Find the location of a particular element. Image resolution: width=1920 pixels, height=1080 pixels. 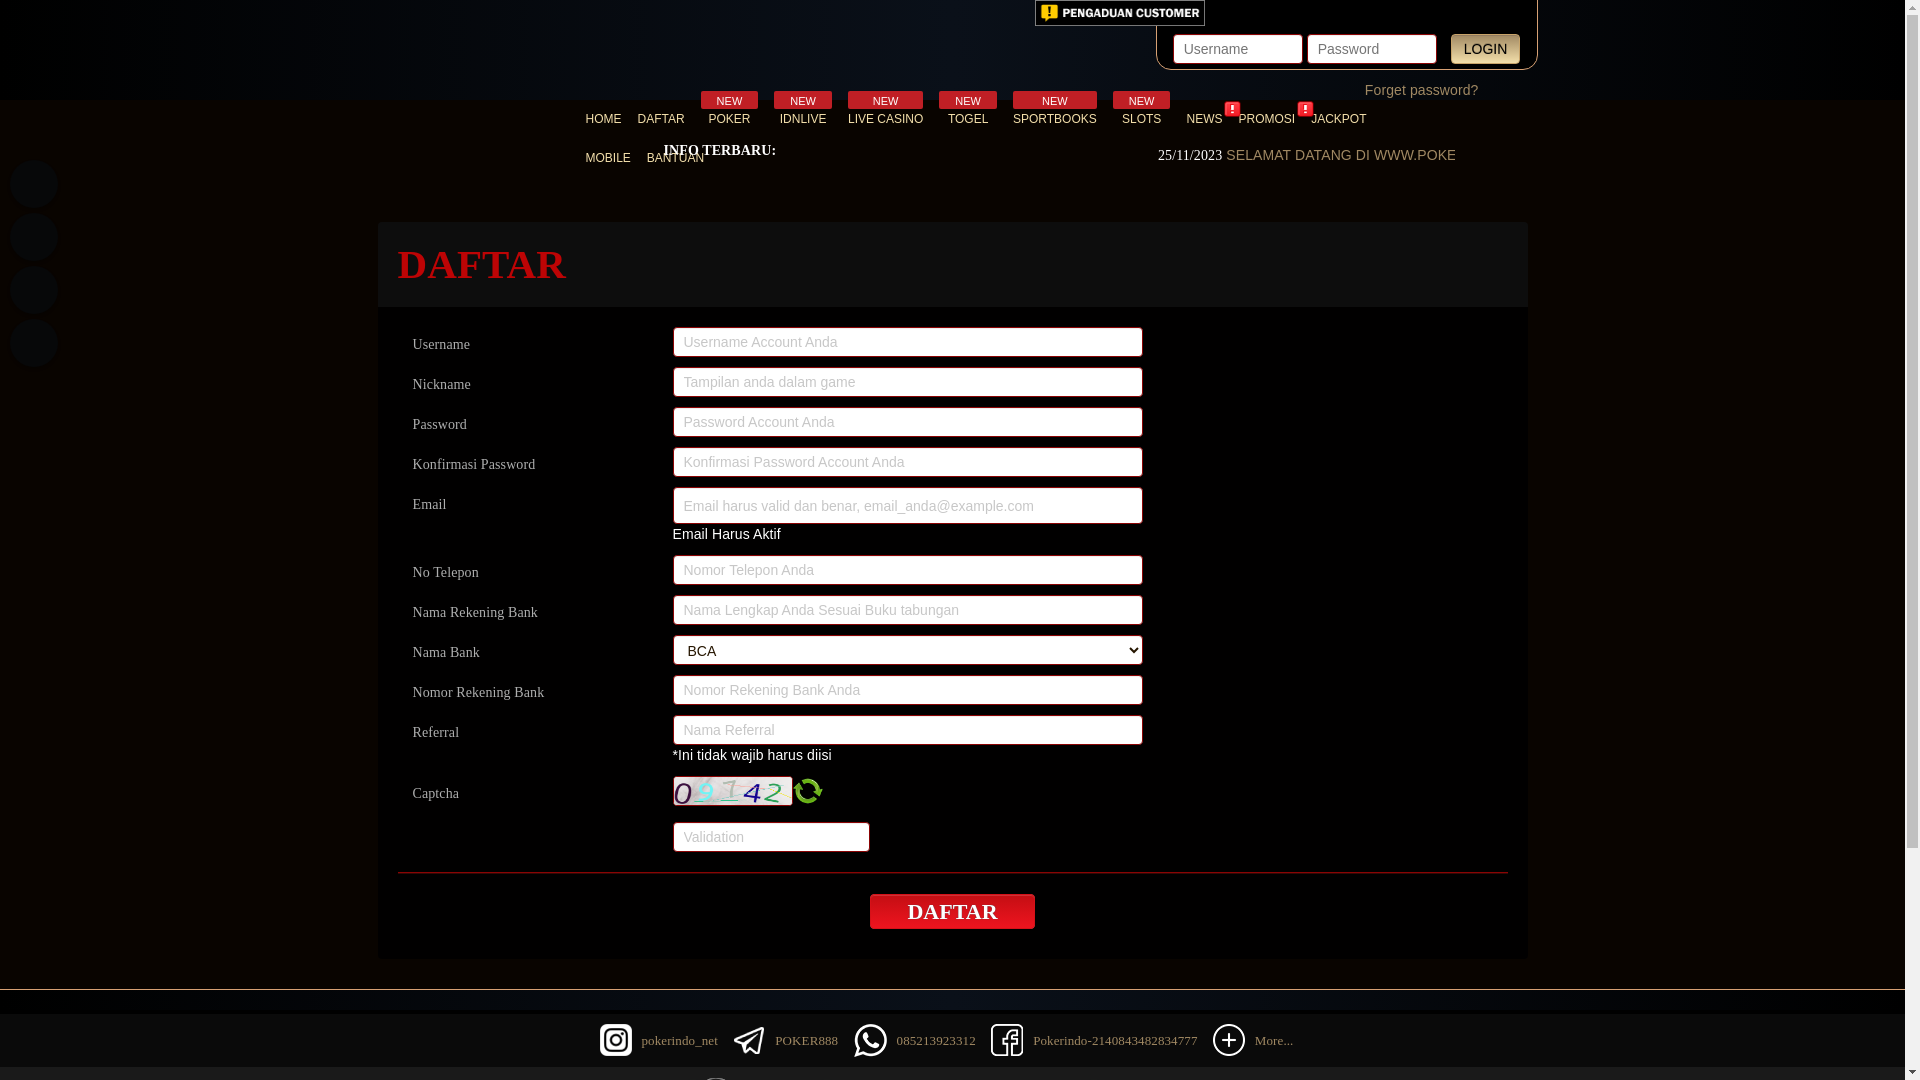

'Refresh Captcha' is located at coordinates (806, 789).